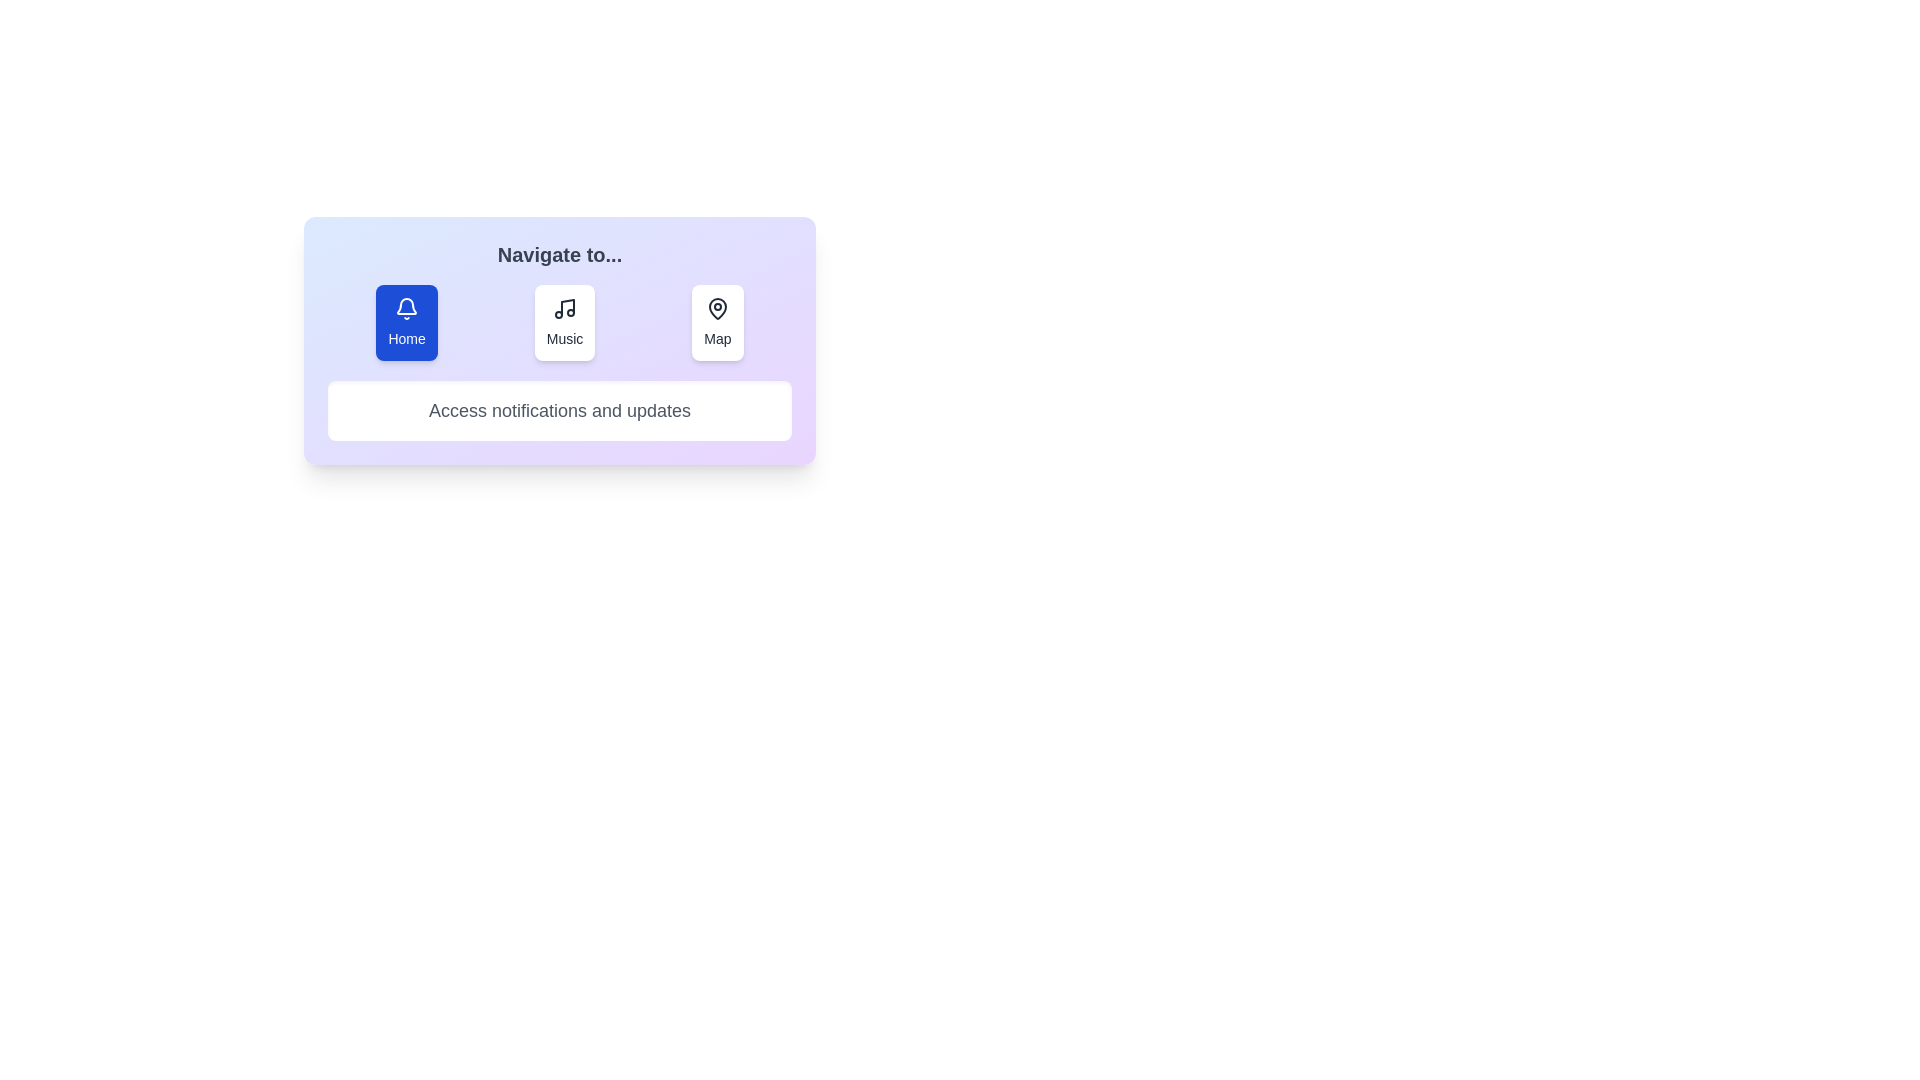 The height and width of the screenshot is (1080, 1920). What do you see at coordinates (560, 410) in the screenshot?
I see `the description text displayed below the tabs for the active tab` at bounding box center [560, 410].